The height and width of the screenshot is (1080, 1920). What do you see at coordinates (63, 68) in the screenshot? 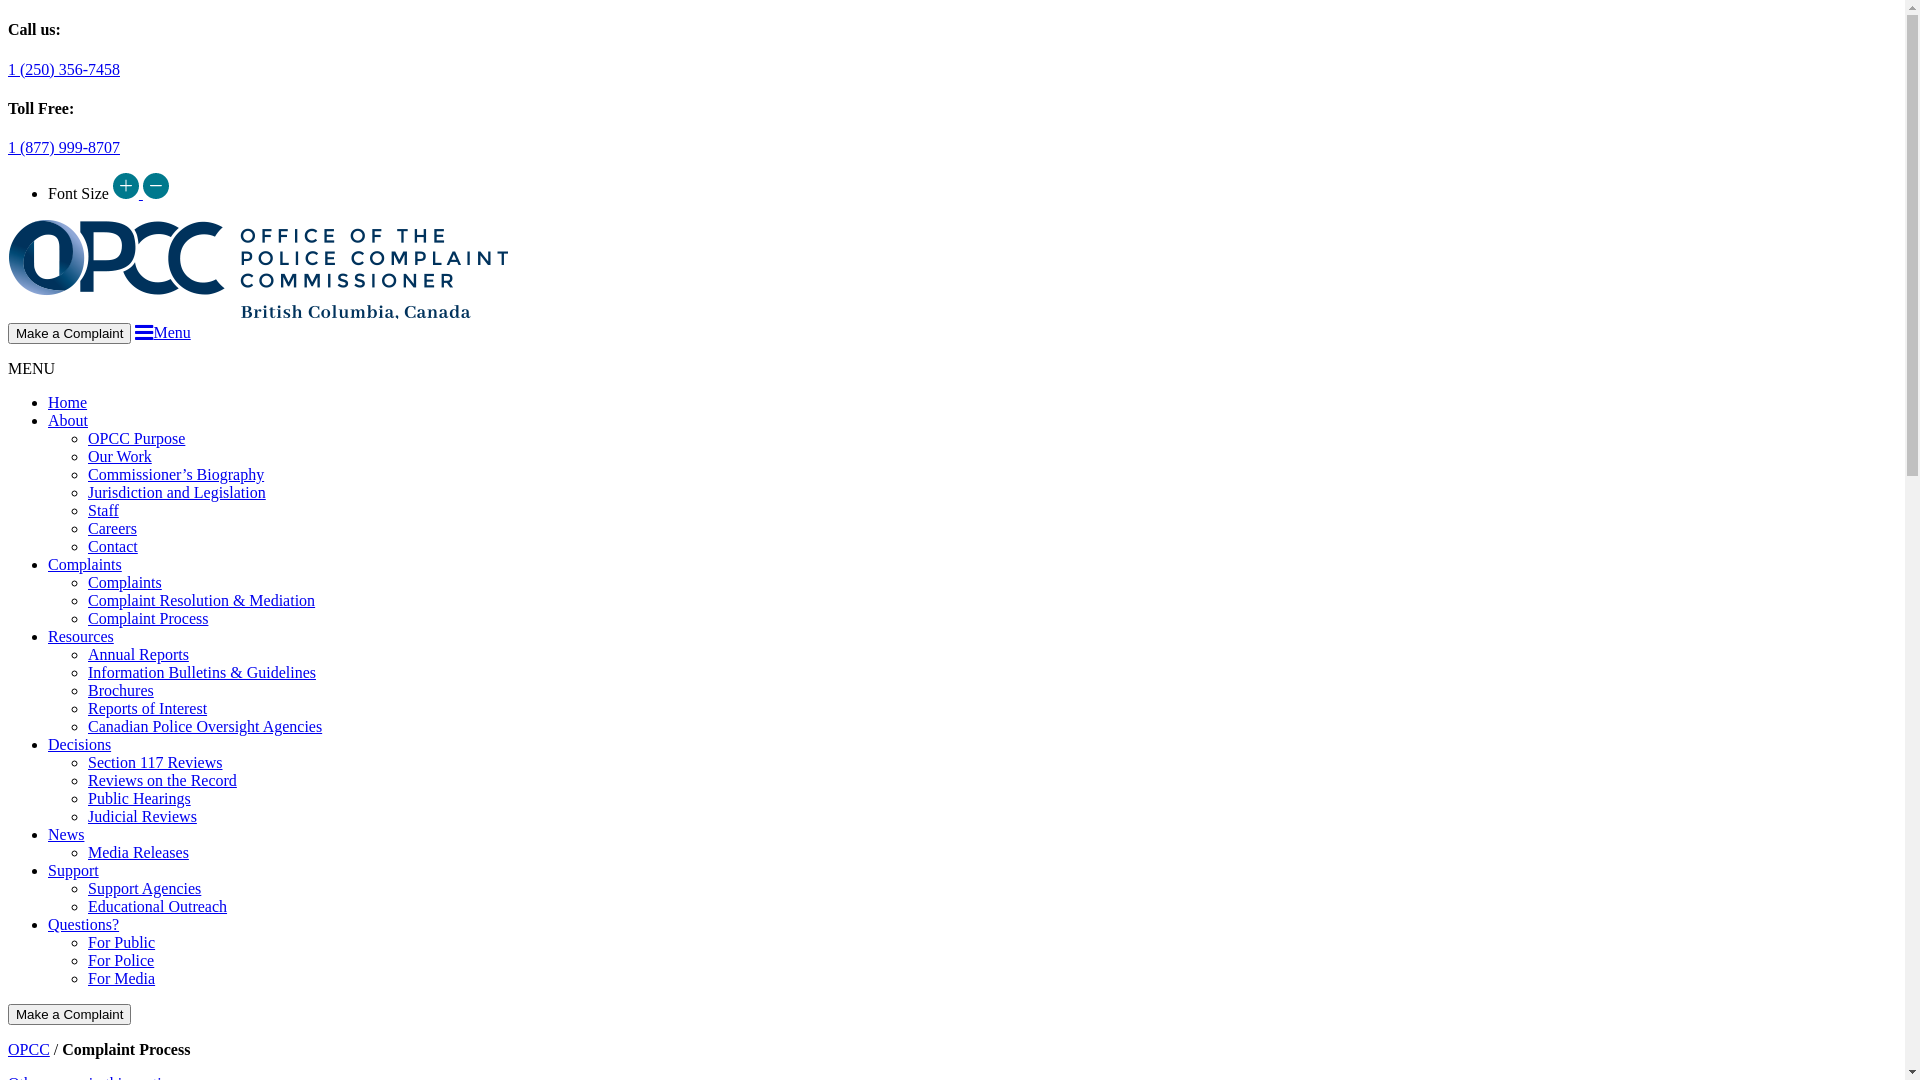
I see `'1 (250) 356-7458'` at bounding box center [63, 68].